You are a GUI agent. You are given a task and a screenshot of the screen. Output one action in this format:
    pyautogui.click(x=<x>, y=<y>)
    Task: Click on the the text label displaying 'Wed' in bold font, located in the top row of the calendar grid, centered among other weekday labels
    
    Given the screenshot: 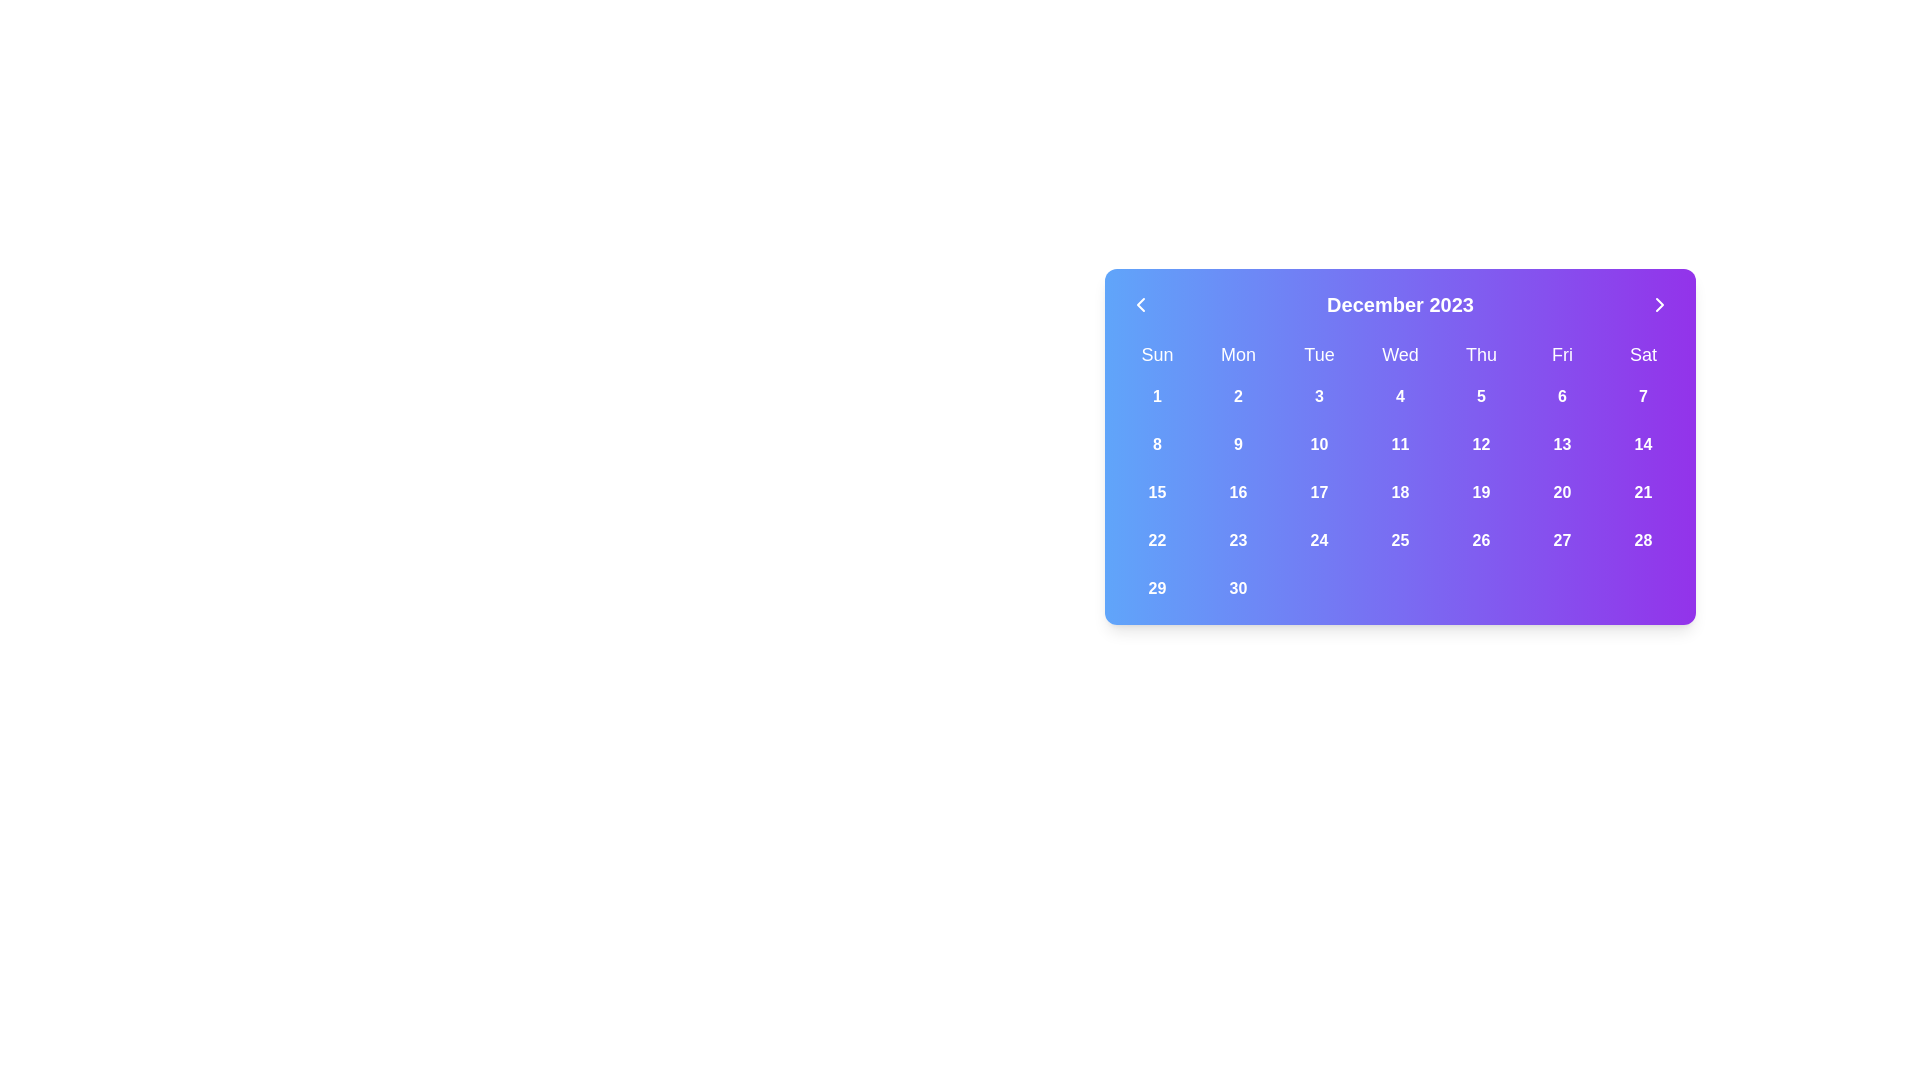 What is the action you would take?
    pyautogui.click(x=1399, y=353)
    